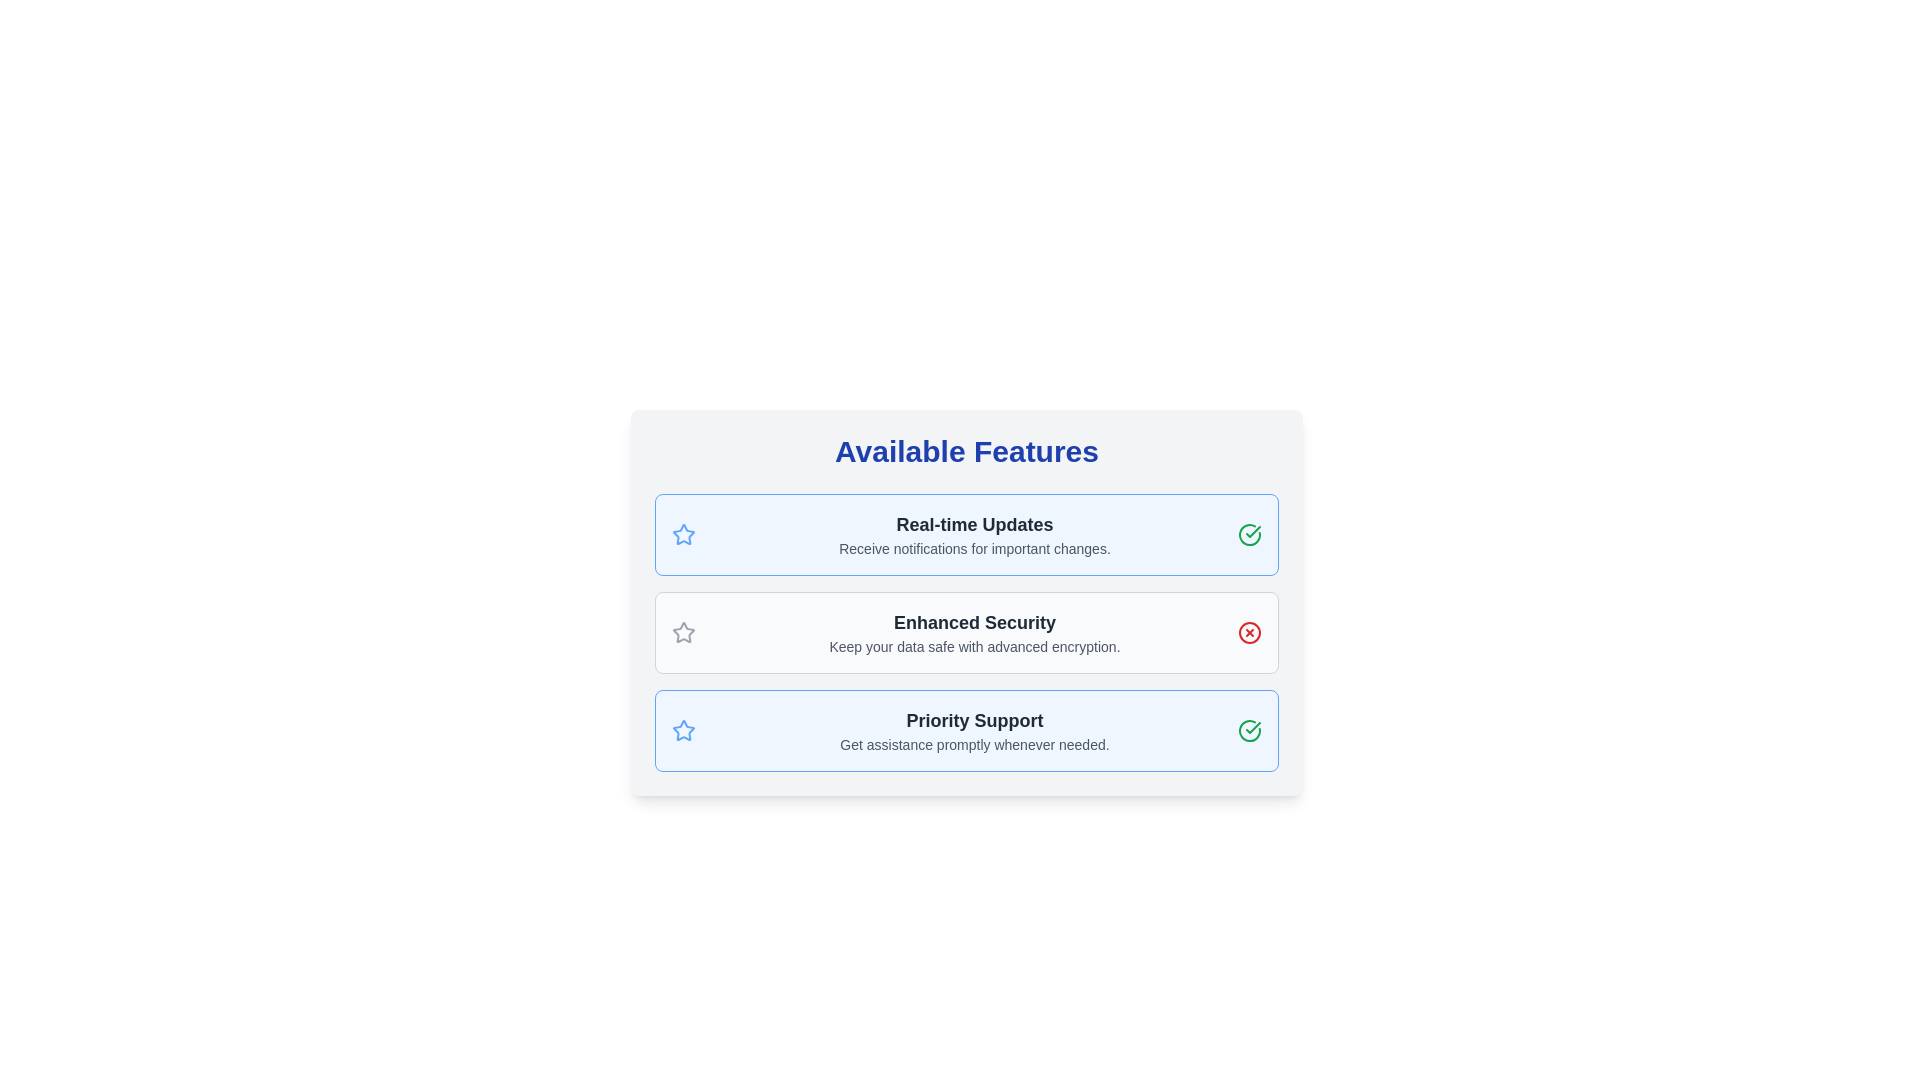 This screenshot has height=1080, width=1920. I want to click on the descriptive text label that provides additional information about the 'Priority Support' feature, positioned below the 'Priority Support' text, so click(974, 744).